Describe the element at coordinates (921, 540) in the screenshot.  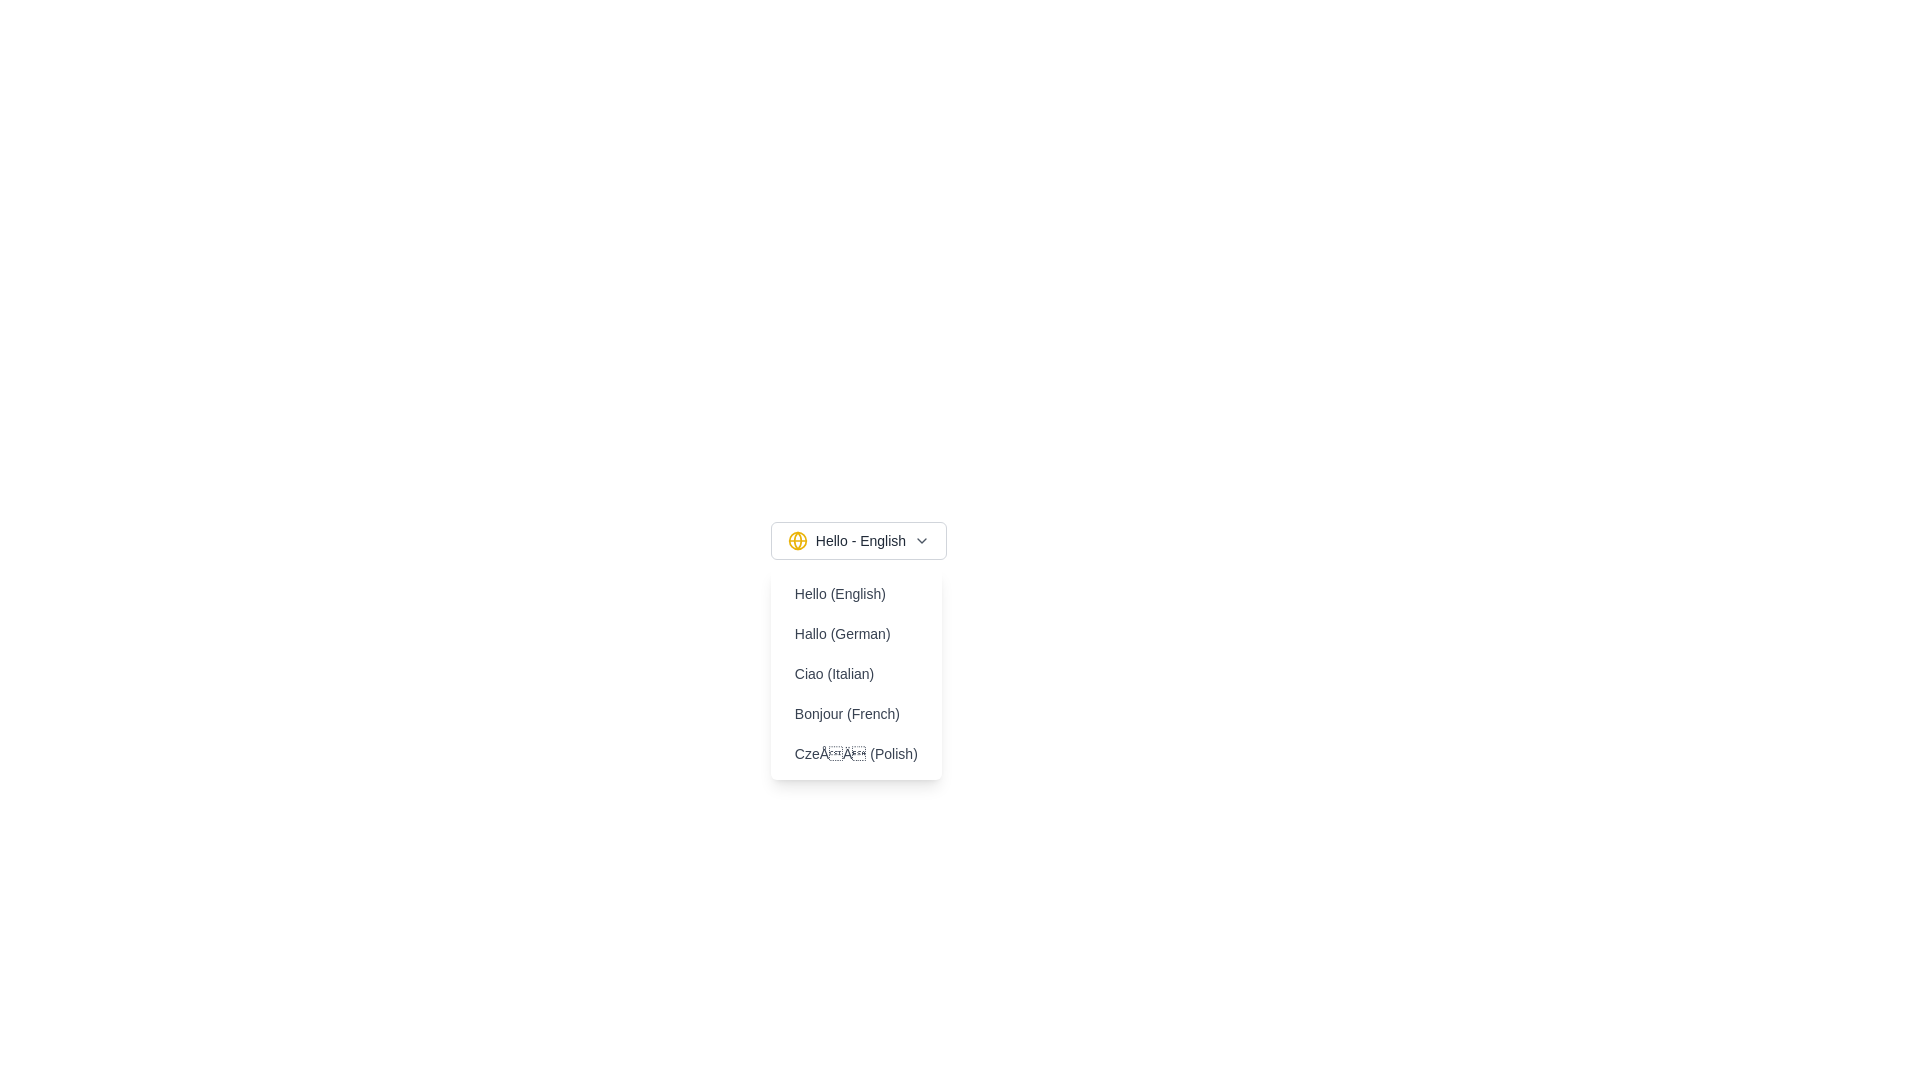
I see `the Dropdown Indicator Icon, which is a small gray down arrow located to the right of the text 'Hello - English'` at that location.